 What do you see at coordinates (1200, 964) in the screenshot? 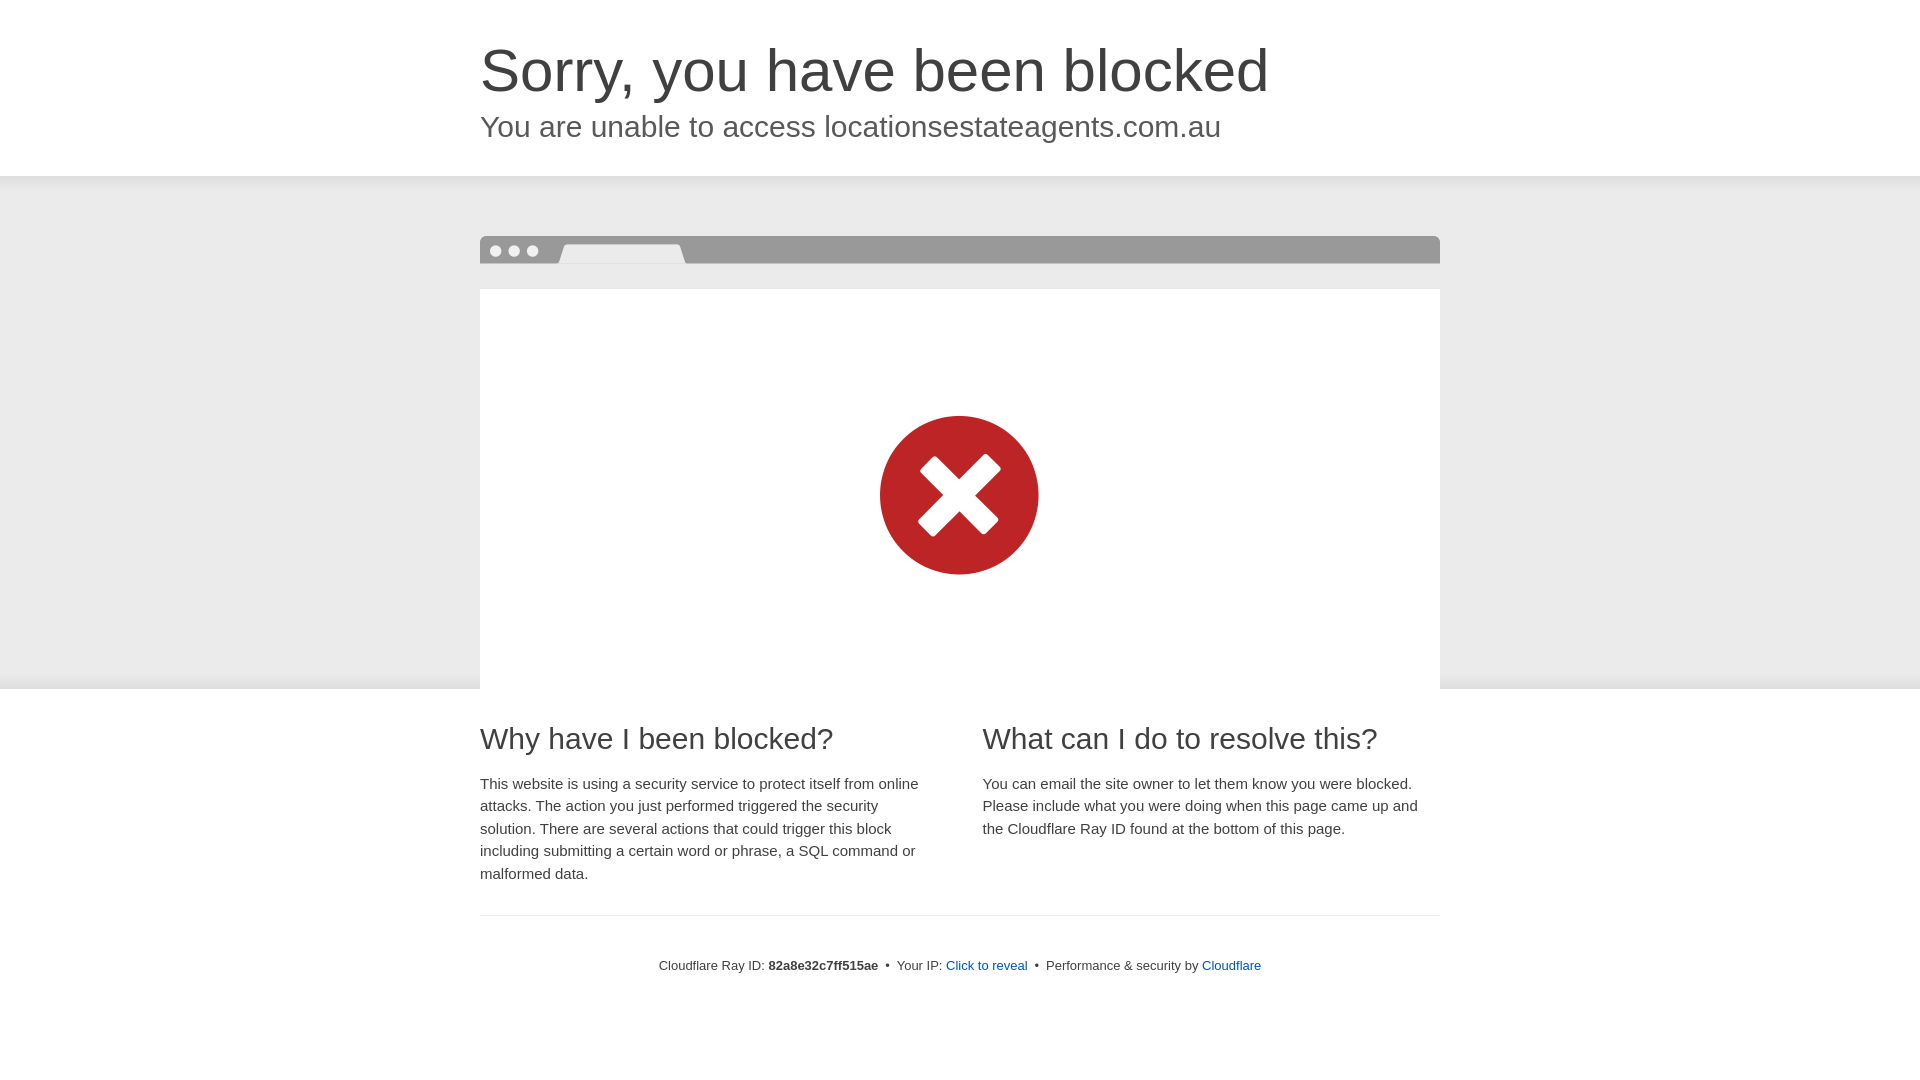
I see `'Cloudflare'` at bounding box center [1200, 964].